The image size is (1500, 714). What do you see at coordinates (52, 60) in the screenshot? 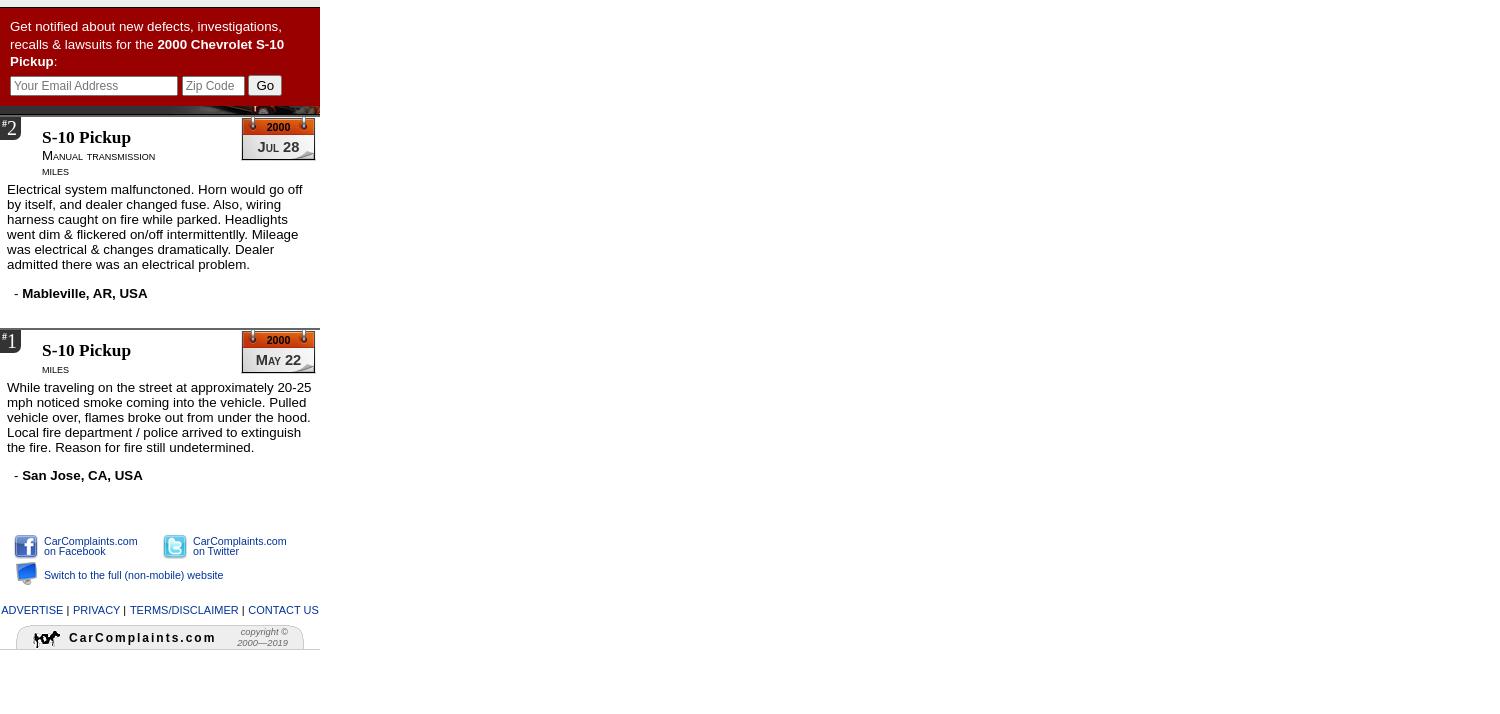
I see `':'` at bounding box center [52, 60].